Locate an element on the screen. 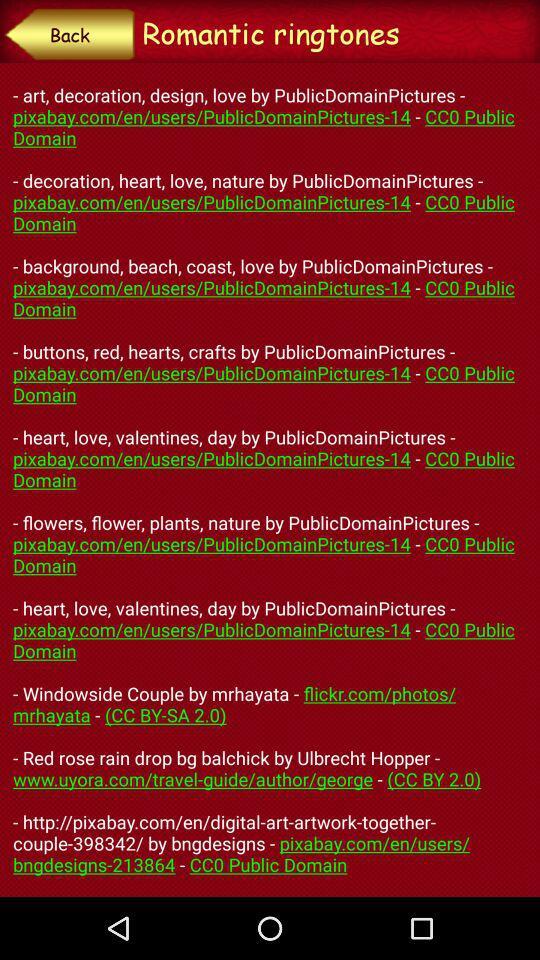 Image resolution: width=540 pixels, height=960 pixels. back at the top left corner is located at coordinates (68, 33).